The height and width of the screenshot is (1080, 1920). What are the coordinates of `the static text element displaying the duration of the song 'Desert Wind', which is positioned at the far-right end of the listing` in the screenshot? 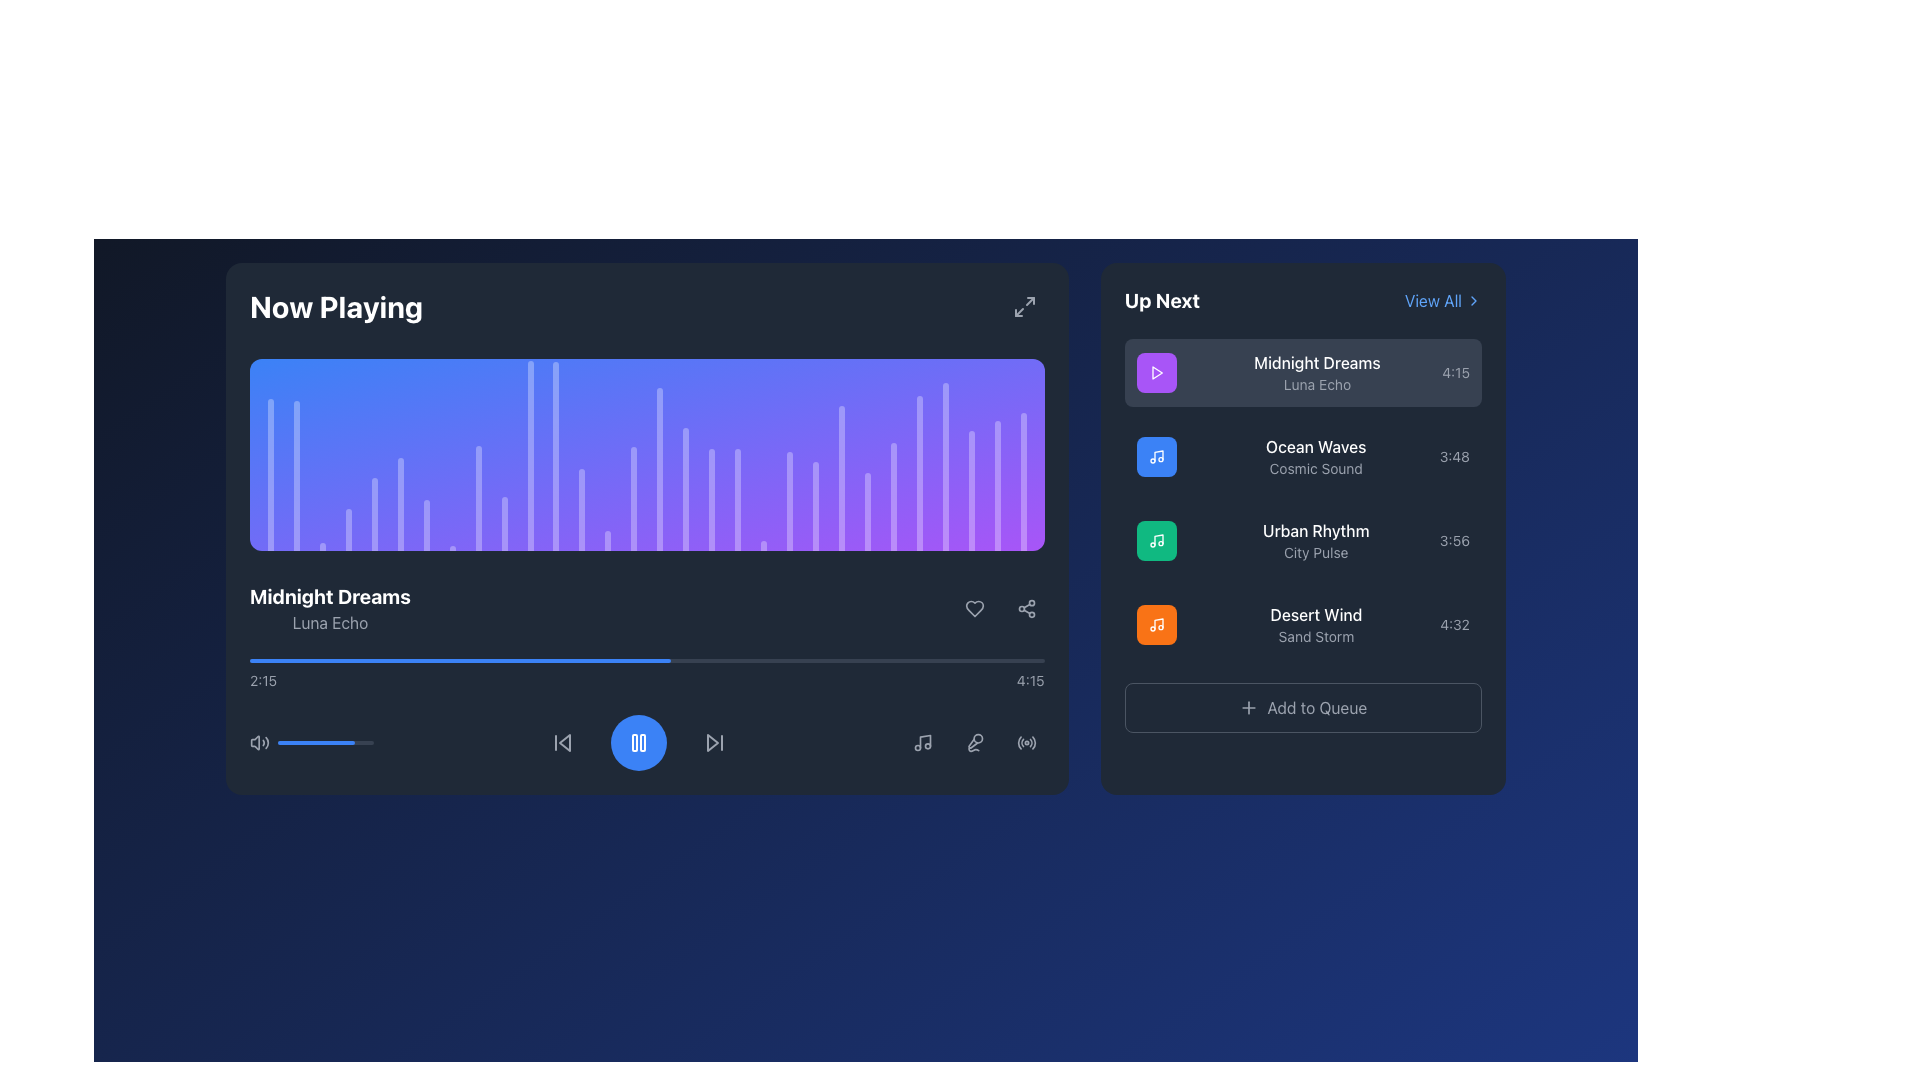 It's located at (1455, 623).